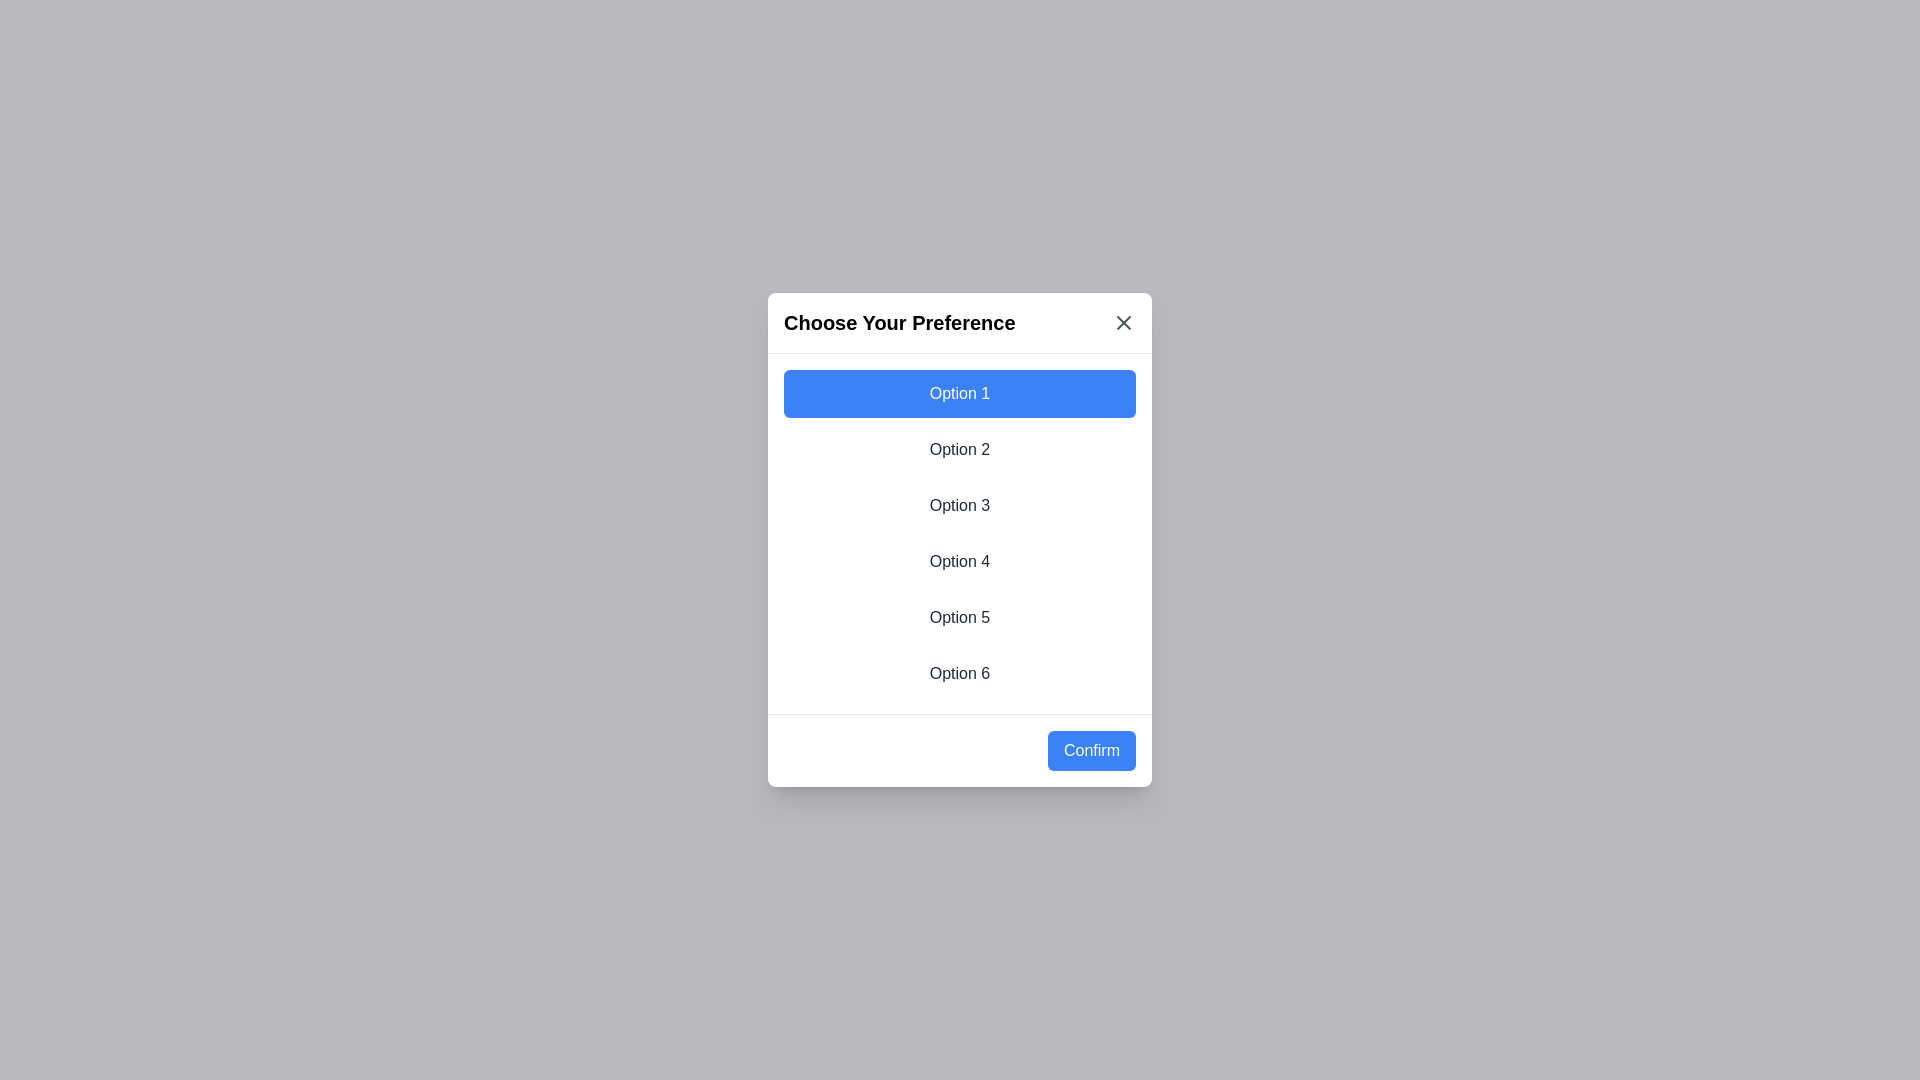 Image resolution: width=1920 pixels, height=1080 pixels. What do you see at coordinates (1123, 322) in the screenshot?
I see `the close button (X) in the top-right corner of the dialog` at bounding box center [1123, 322].